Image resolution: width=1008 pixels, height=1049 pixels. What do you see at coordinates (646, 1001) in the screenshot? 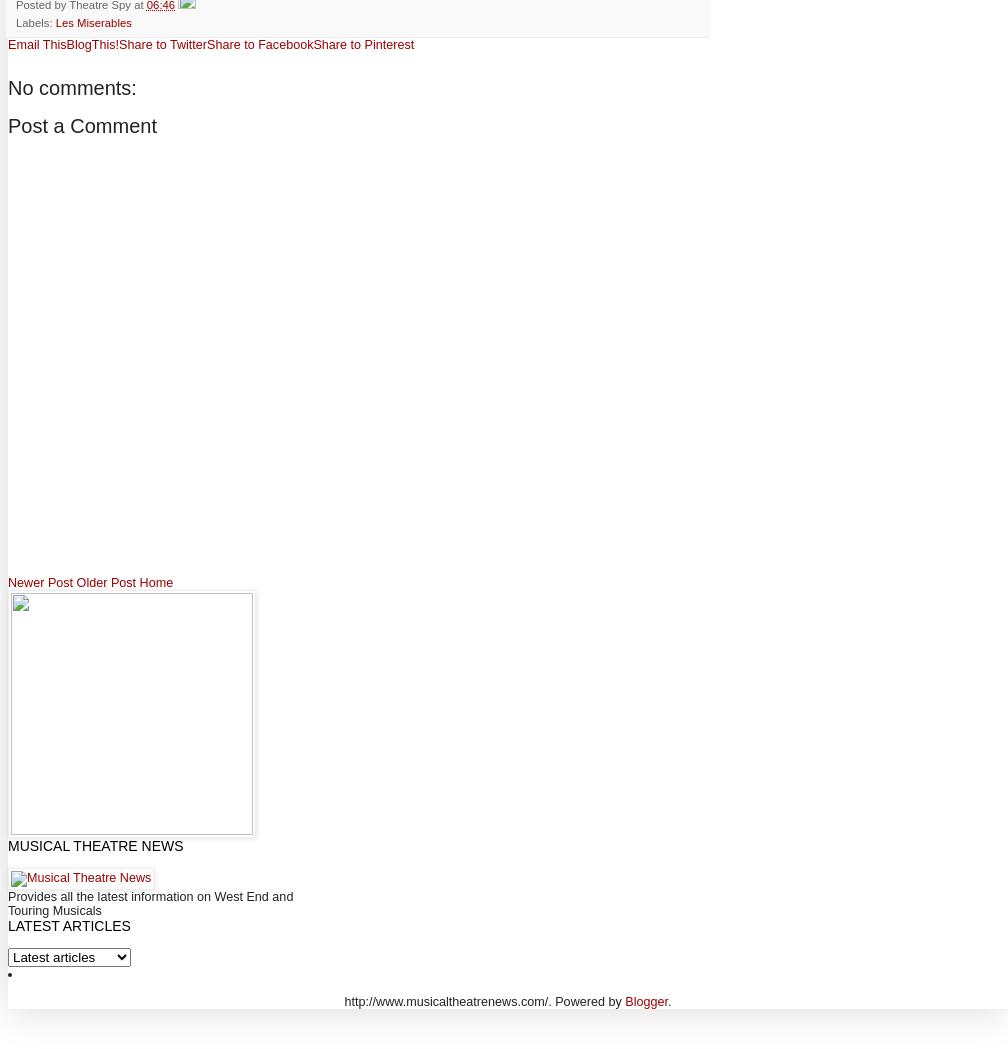
I see `'Blogger'` at bounding box center [646, 1001].